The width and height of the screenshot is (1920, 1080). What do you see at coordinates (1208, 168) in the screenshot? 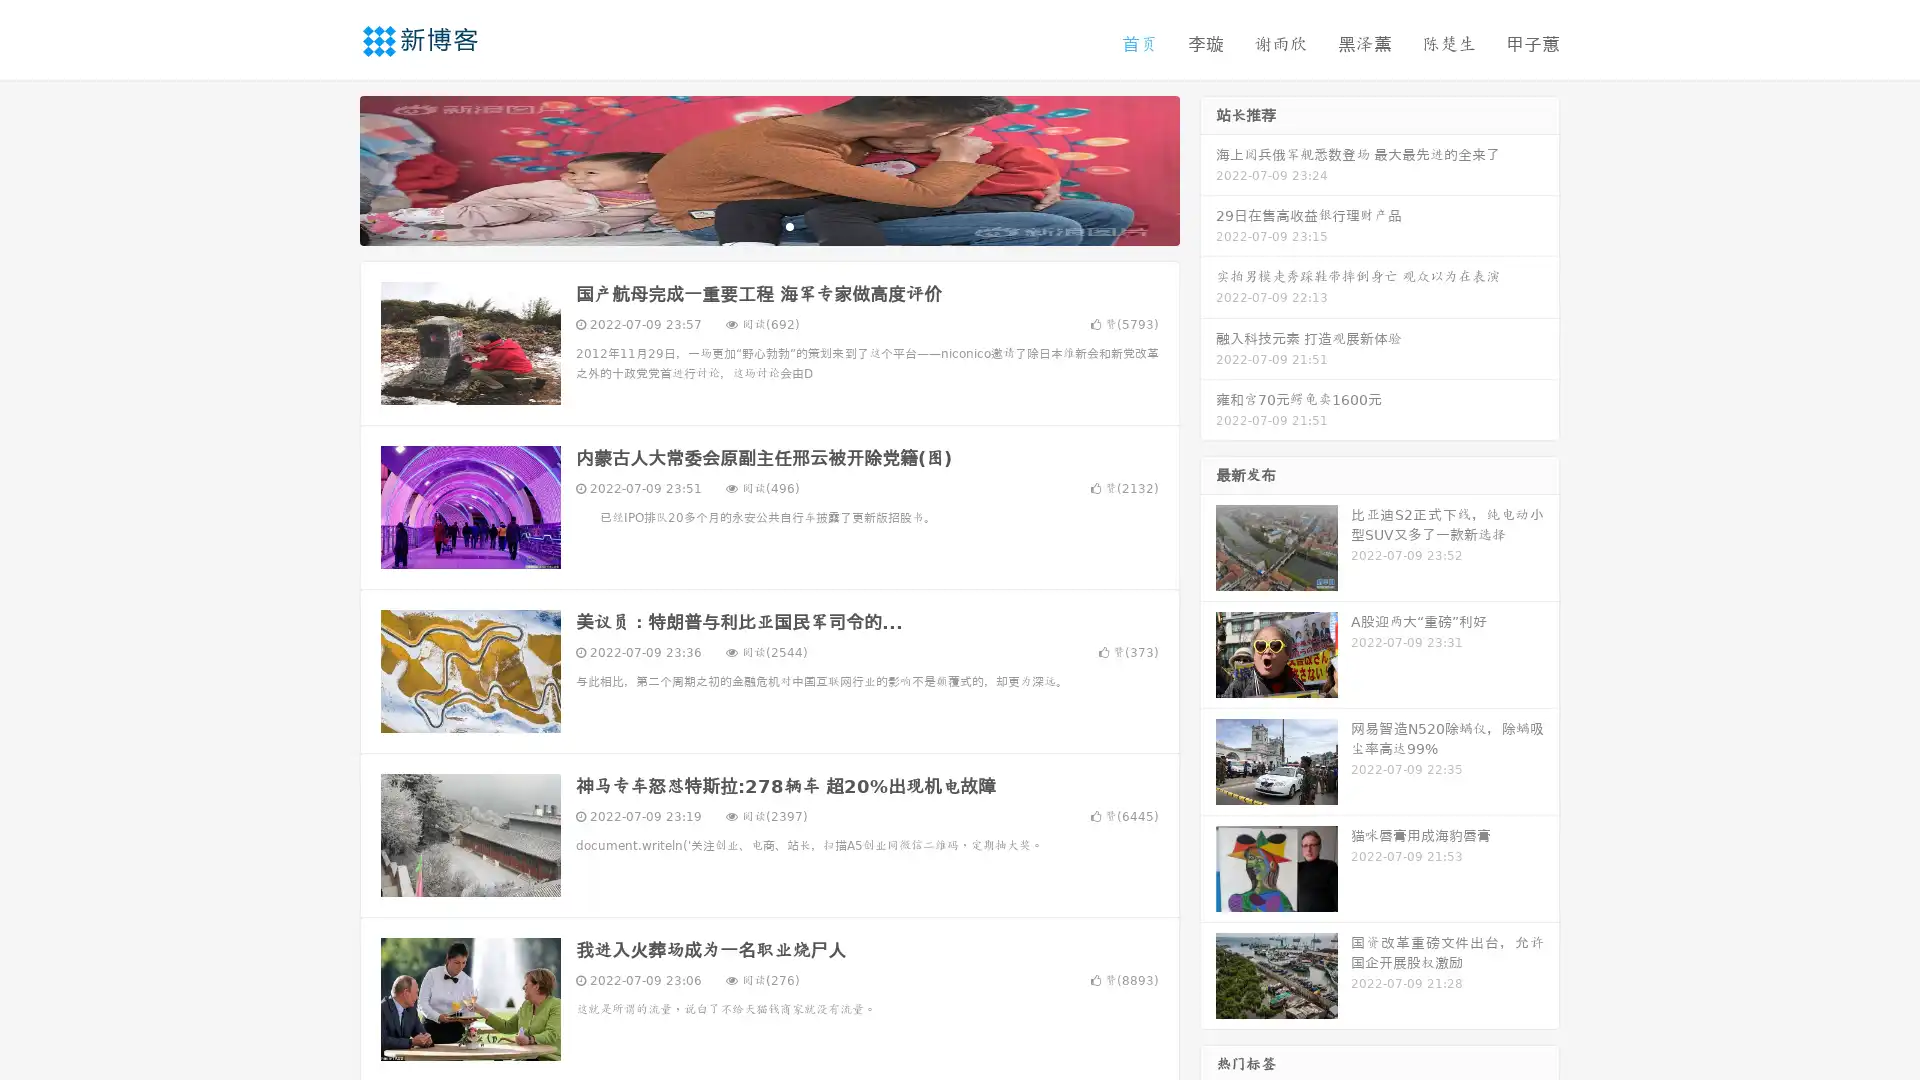
I see `Next slide` at bounding box center [1208, 168].